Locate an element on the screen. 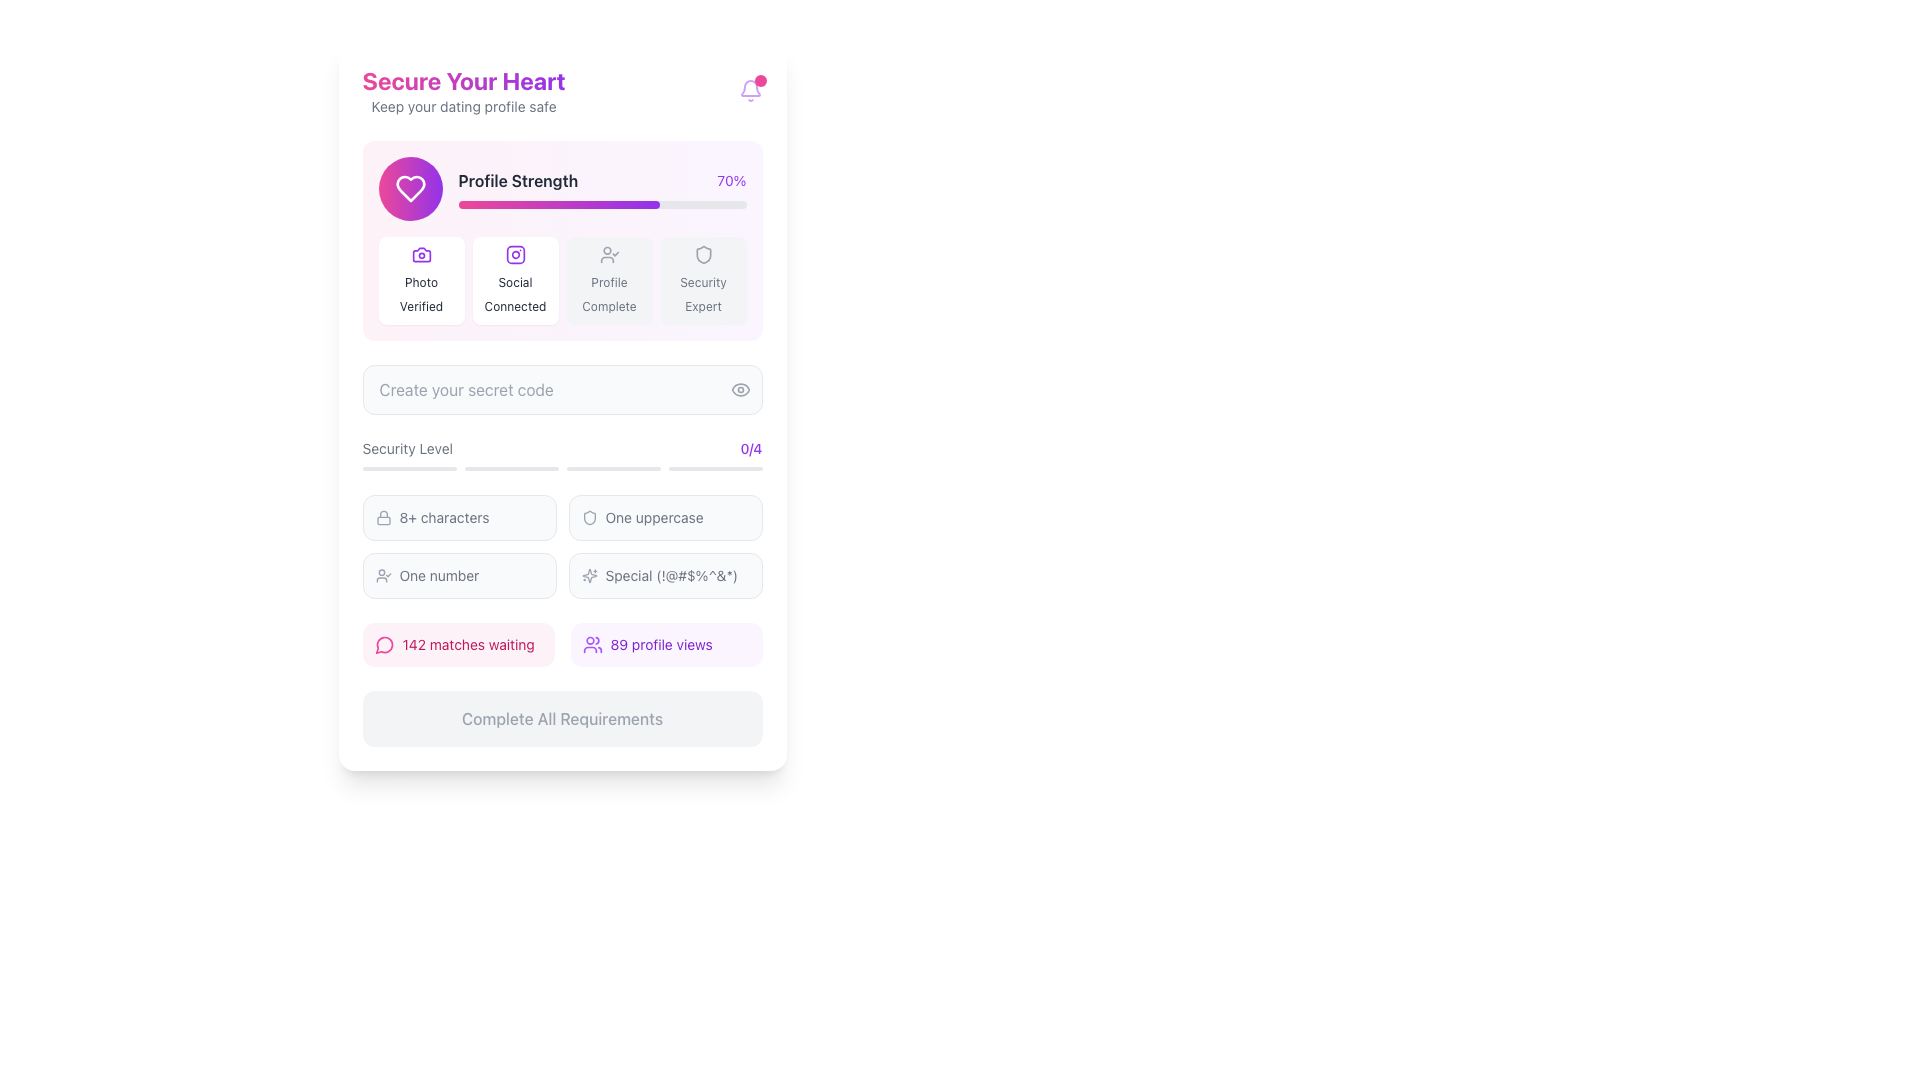 The width and height of the screenshot is (1920, 1080). the 'Security Expert' icon is located at coordinates (703, 253).